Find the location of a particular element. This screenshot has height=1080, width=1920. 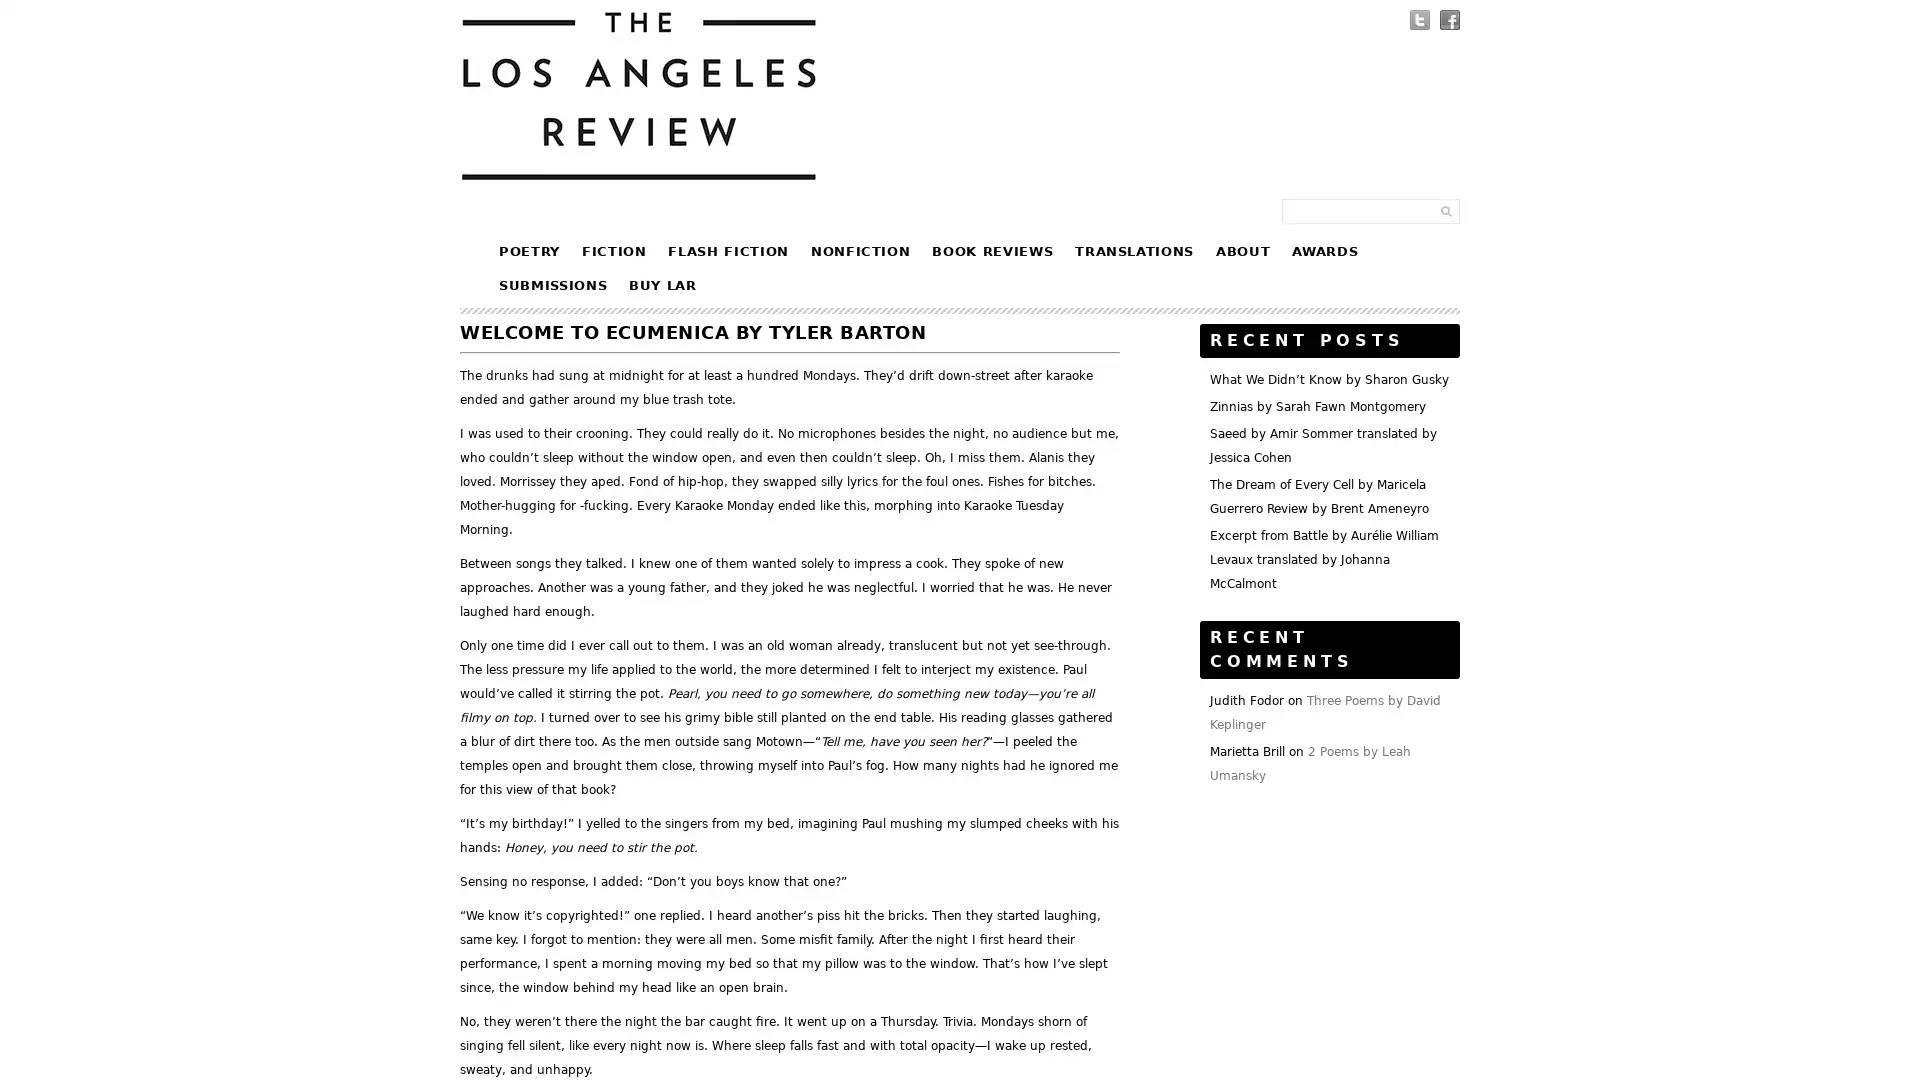

Submit Form is located at coordinates (1446, 211).